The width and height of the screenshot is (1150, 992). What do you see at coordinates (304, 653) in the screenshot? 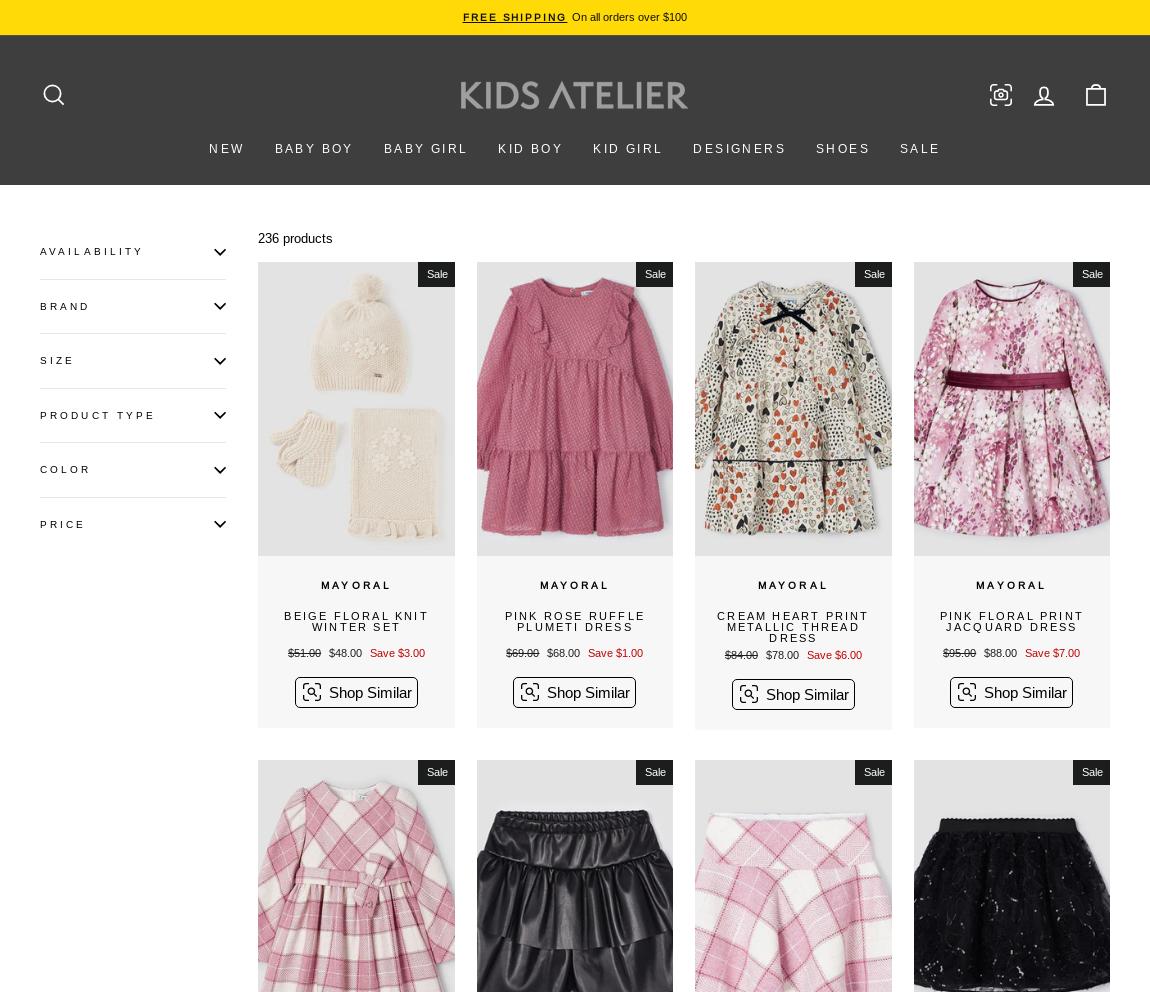
I see `'$51.00'` at bounding box center [304, 653].